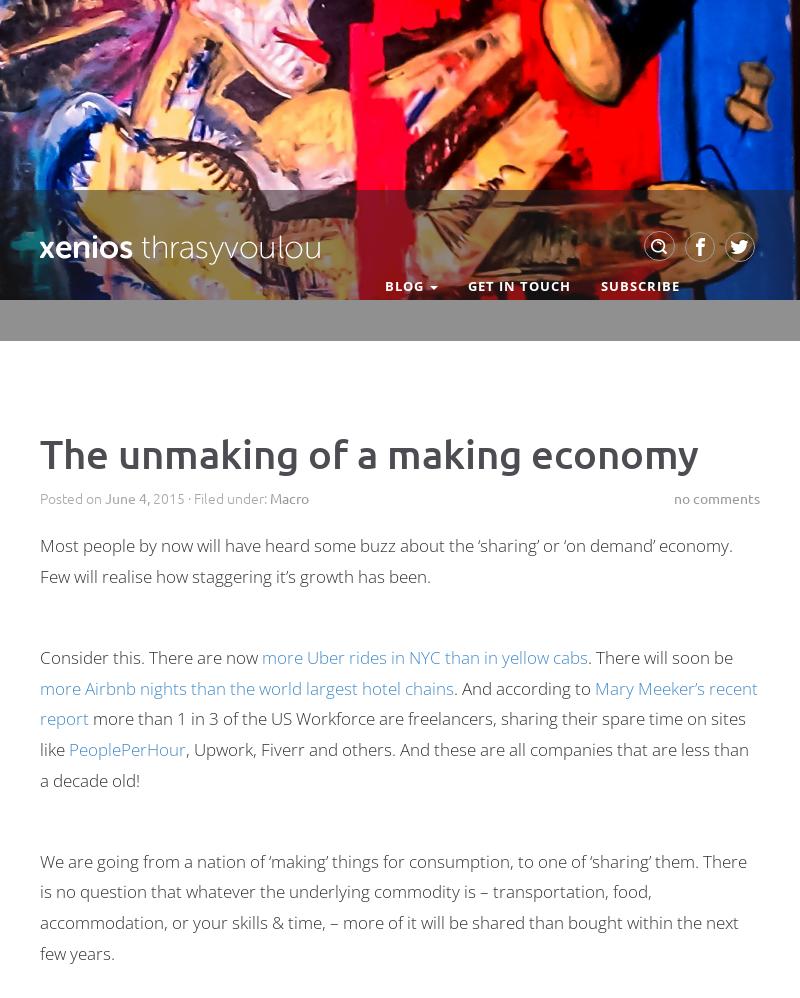 The width and height of the screenshot is (800, 998). What do you see at coordinates (392, 906) in the screenshot?
I see `'We are going from a nation of ‘making’ things for consumption, to one of ‘sharing’ them. There is no question that whatever the underlying commodity is – transportation, food, accommodation, or your skills & time, – more of it will be shared than bought within the next few years.'` at bounding box center [392, 906].